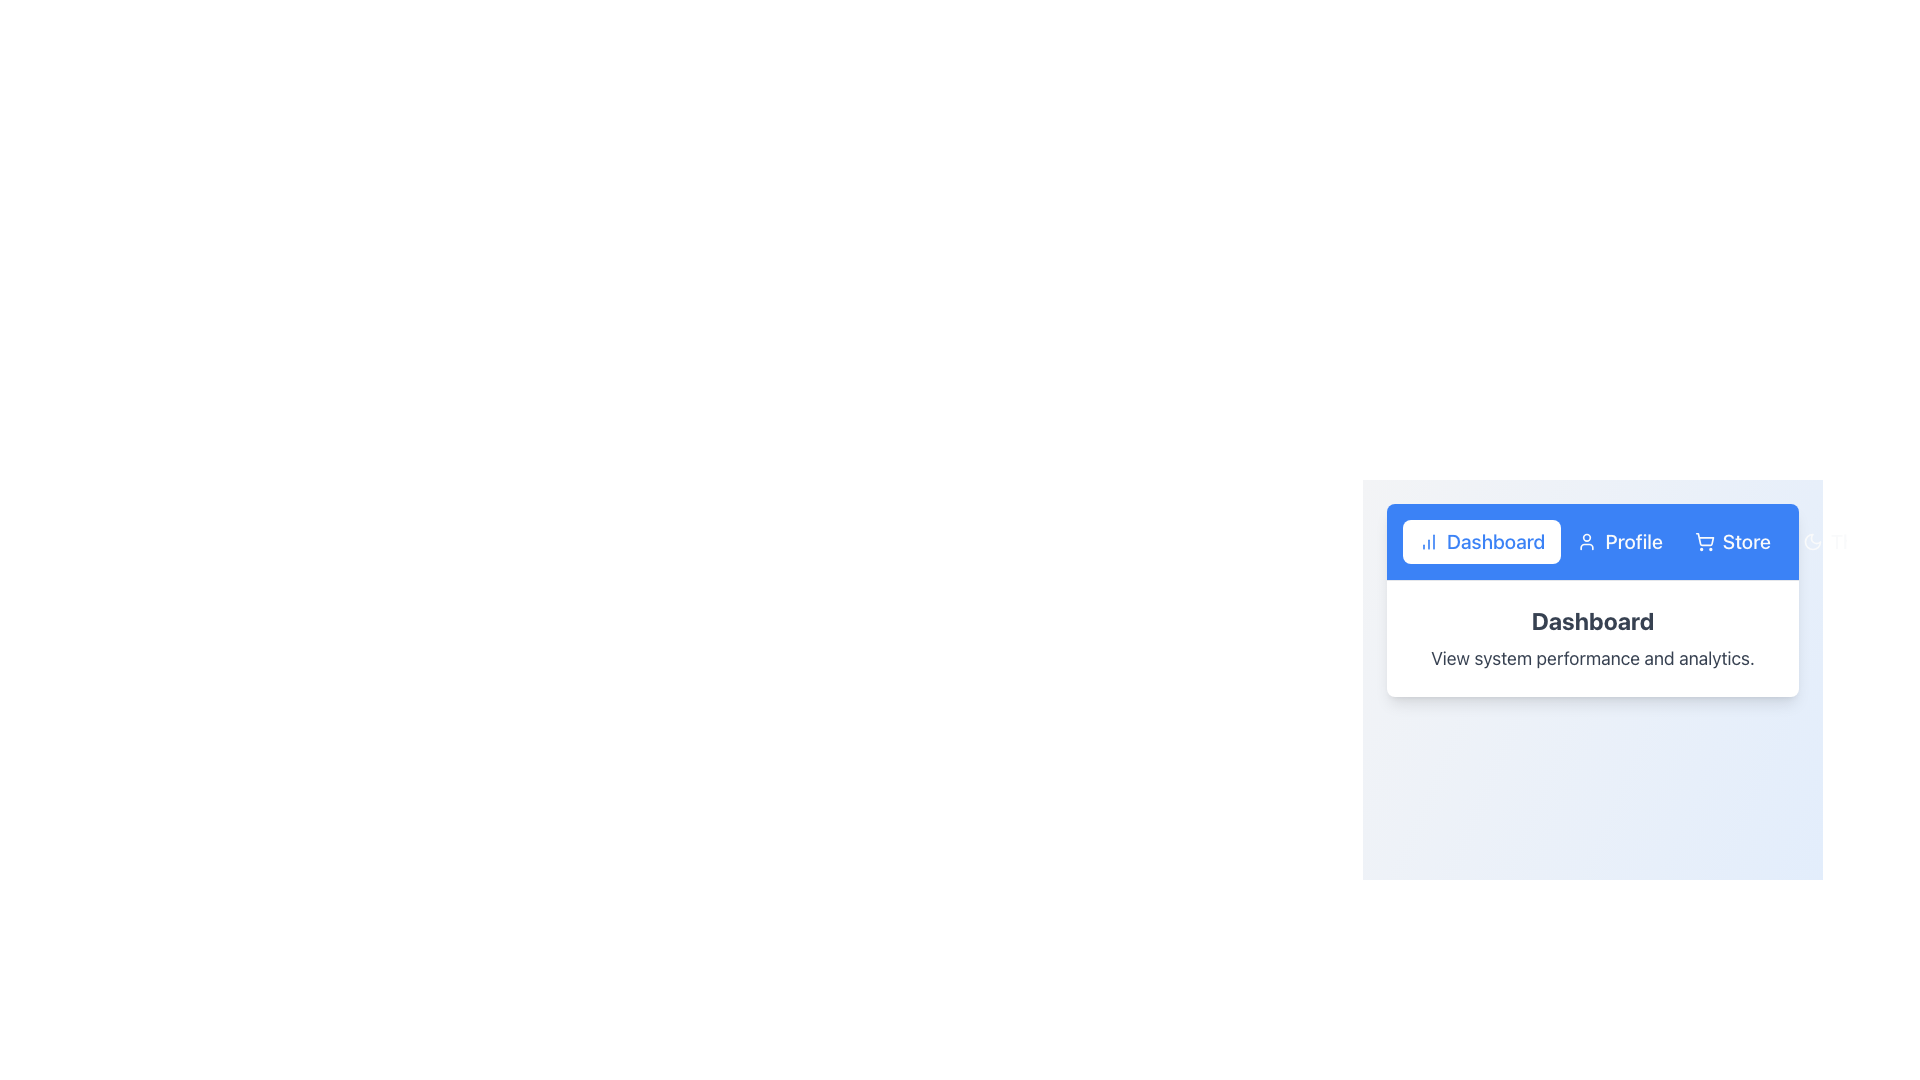 This screenshot has width=1920, height=1080. Describe the element at coordinates (1592, 620) in the screenshot. I see `text content of the Text Label that serves as the title or header for the section, positioned above the descriptive text about system performance` at that location.